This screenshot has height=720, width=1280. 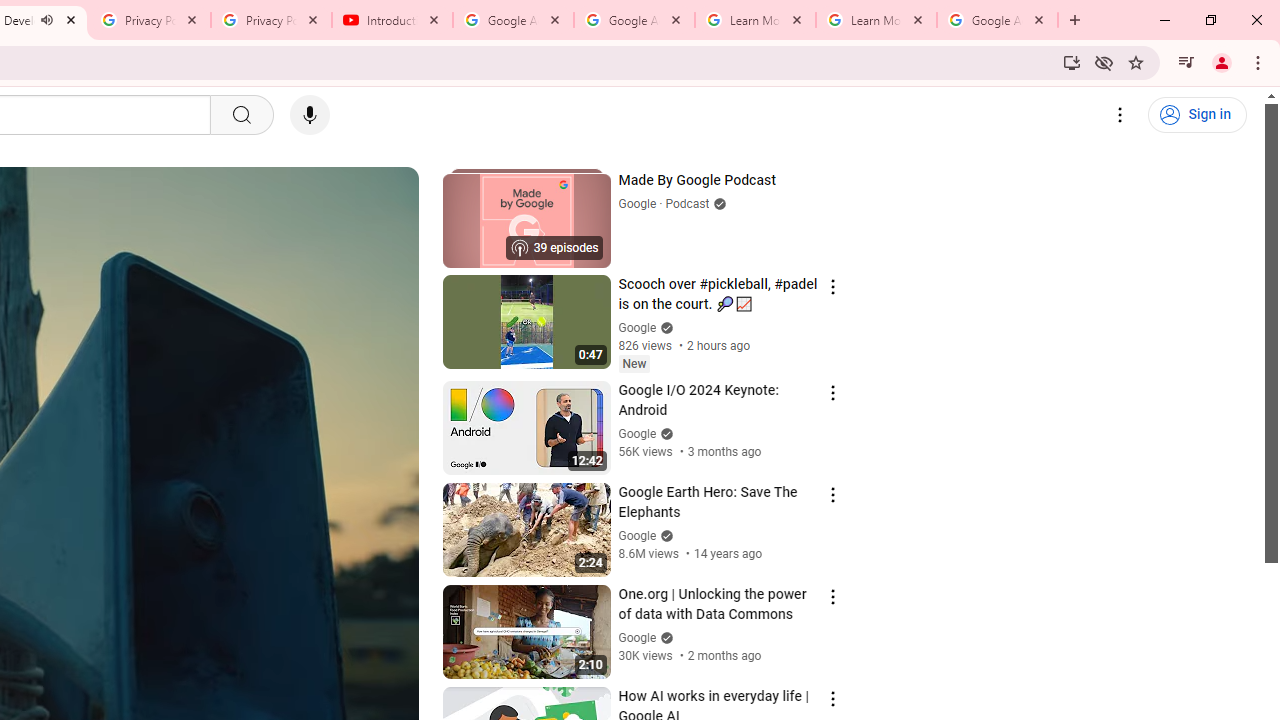 What do you see at coordinates (1071, 61) in the screenshot?
I see `'Install YouTube'` at bounding box center [1071, 61].